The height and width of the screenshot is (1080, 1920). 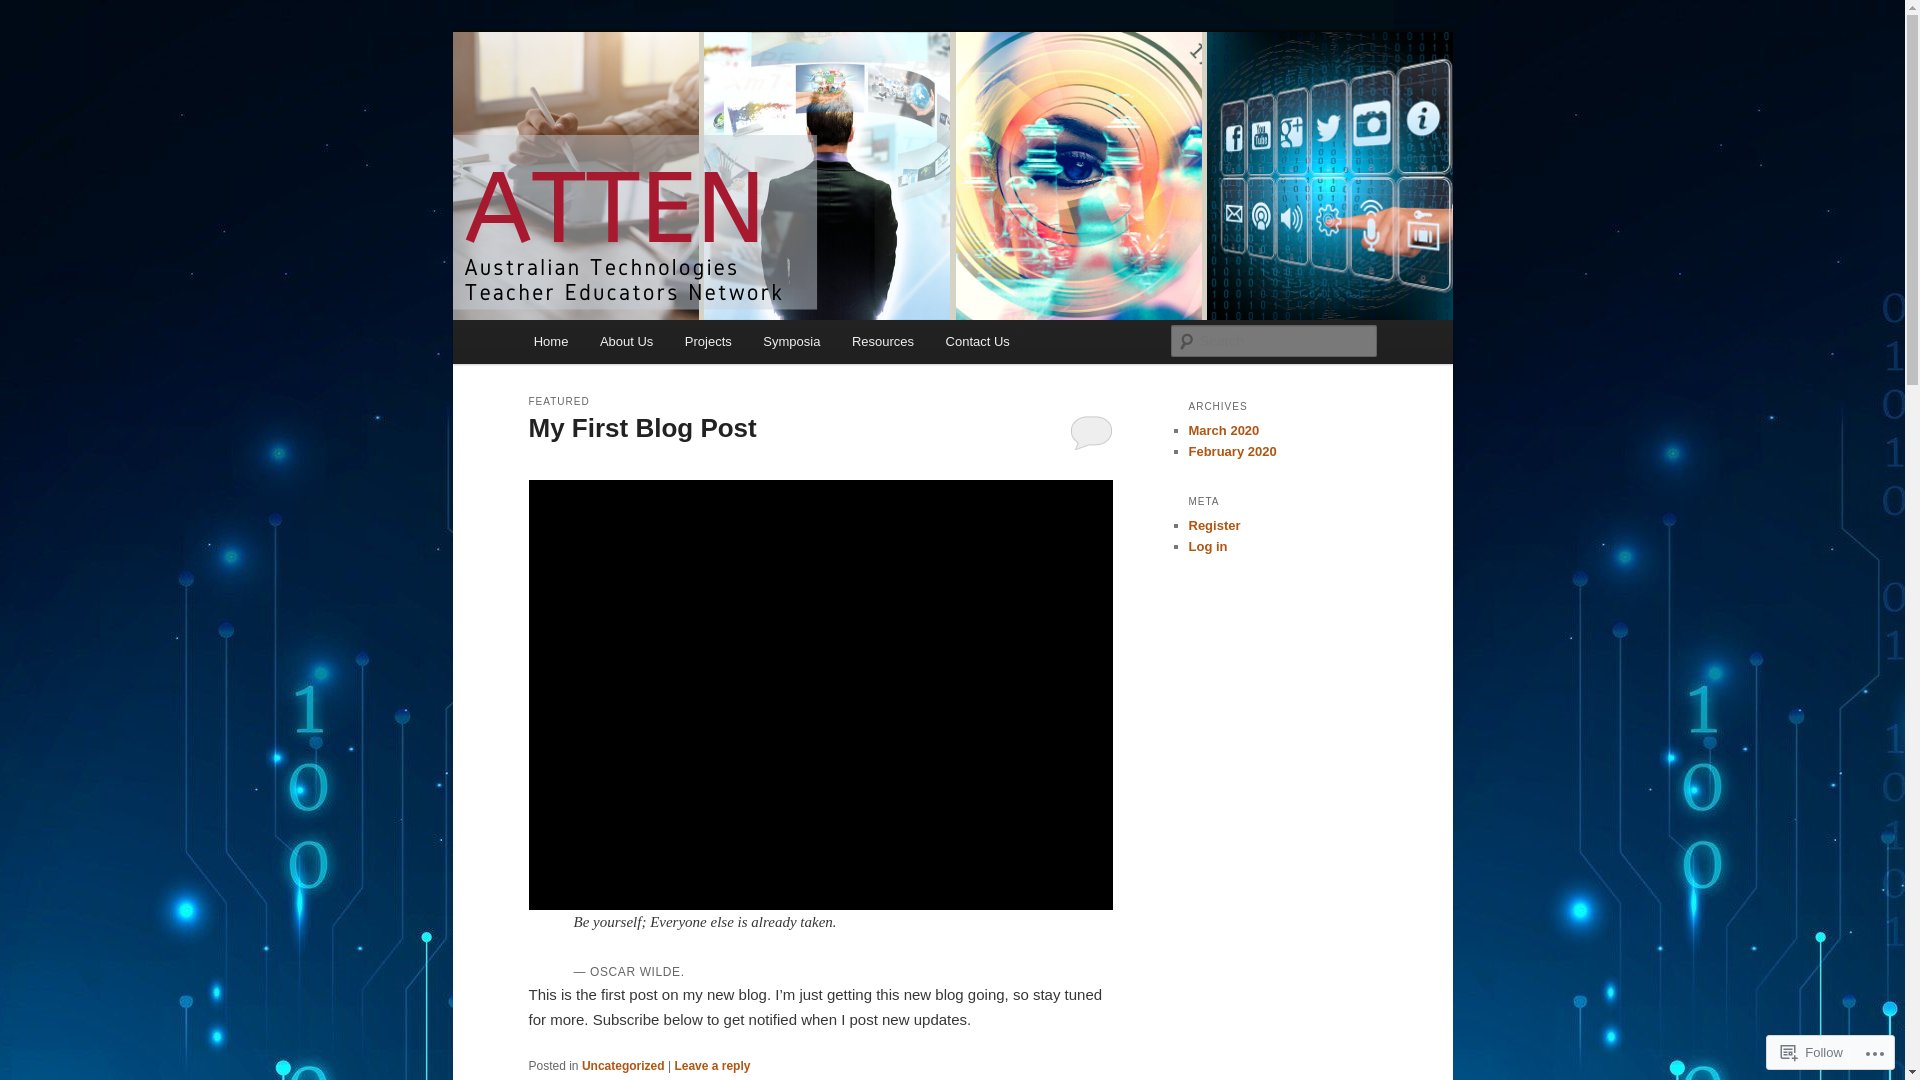 What do you see at coordinates (551, 340) in the screenshot?
I see `'Home'` at bounding box center [551, 340].